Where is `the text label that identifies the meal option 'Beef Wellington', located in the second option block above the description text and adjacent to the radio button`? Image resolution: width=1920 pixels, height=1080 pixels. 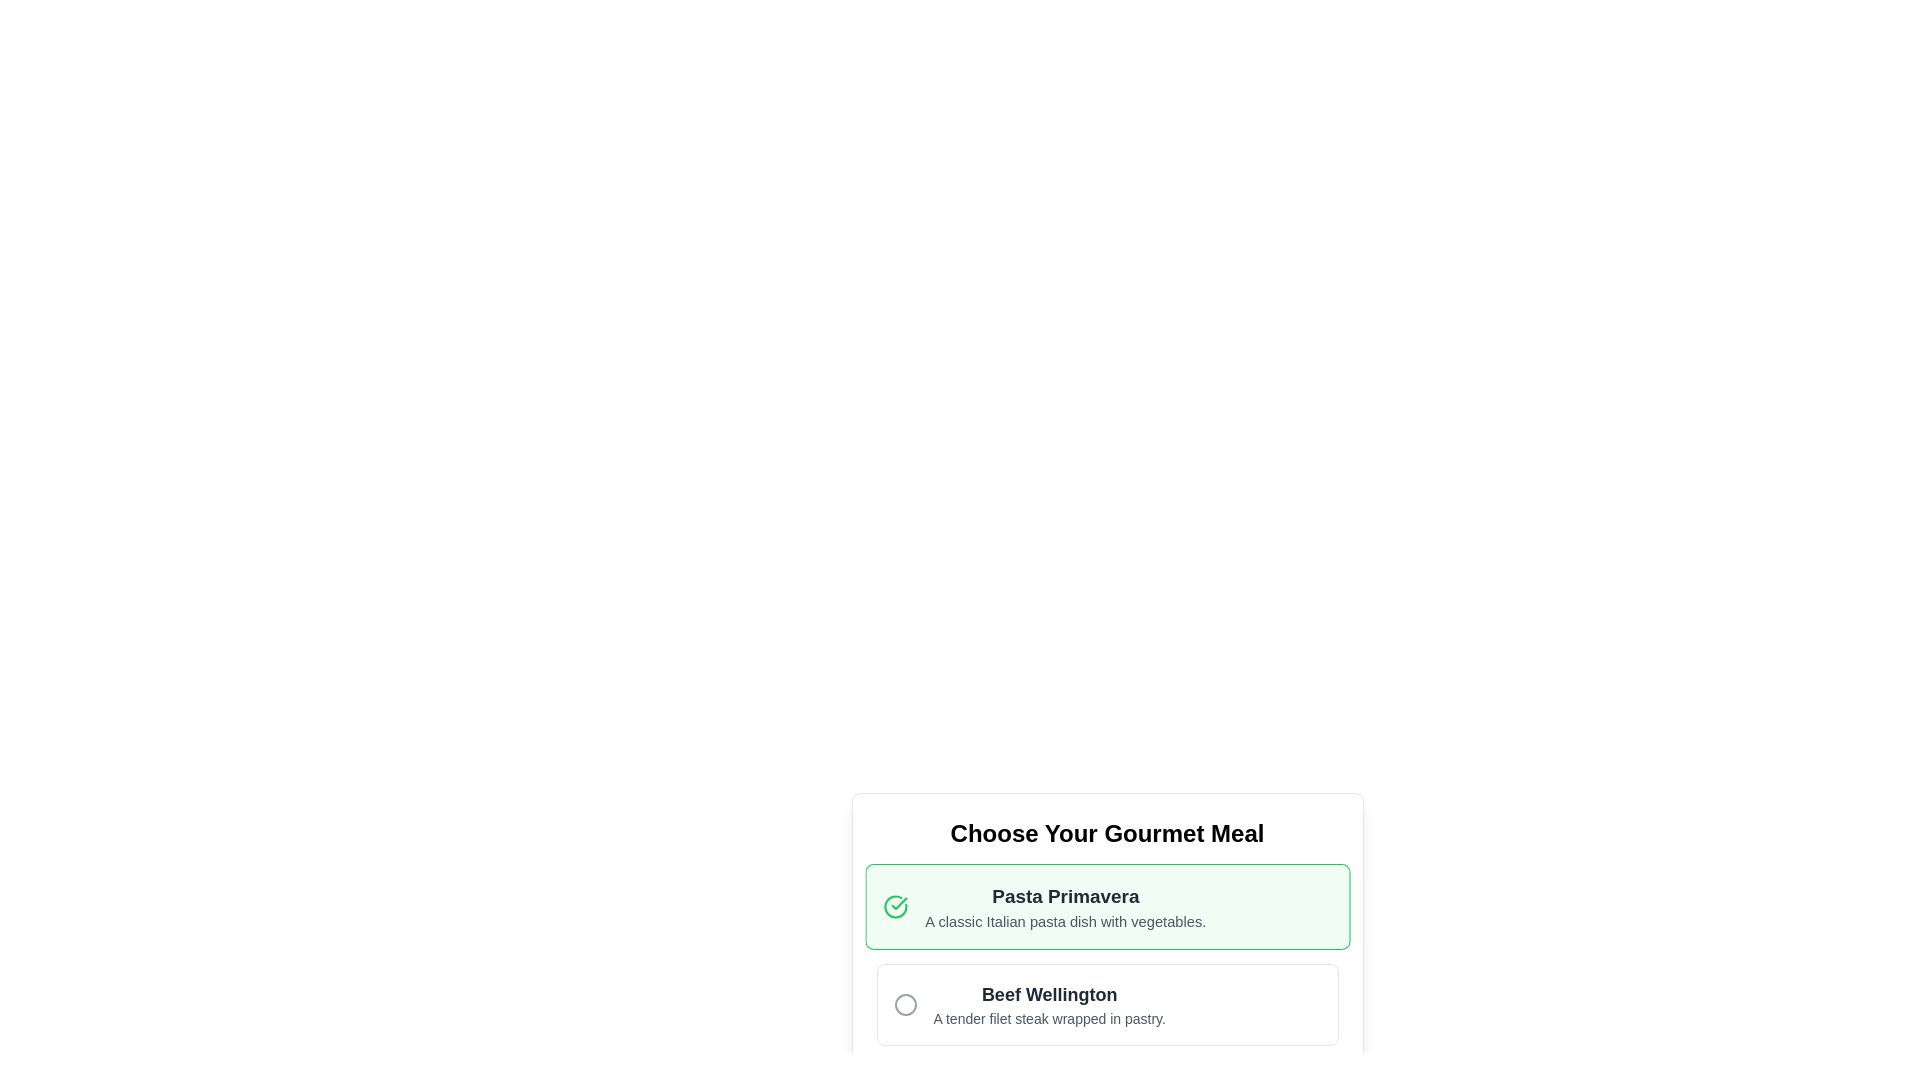 the text label that identifies the meal option 'Beef Wellington', located in the second option block above the description text and adjacent to the radio button is located at coordinates (1048, 995).